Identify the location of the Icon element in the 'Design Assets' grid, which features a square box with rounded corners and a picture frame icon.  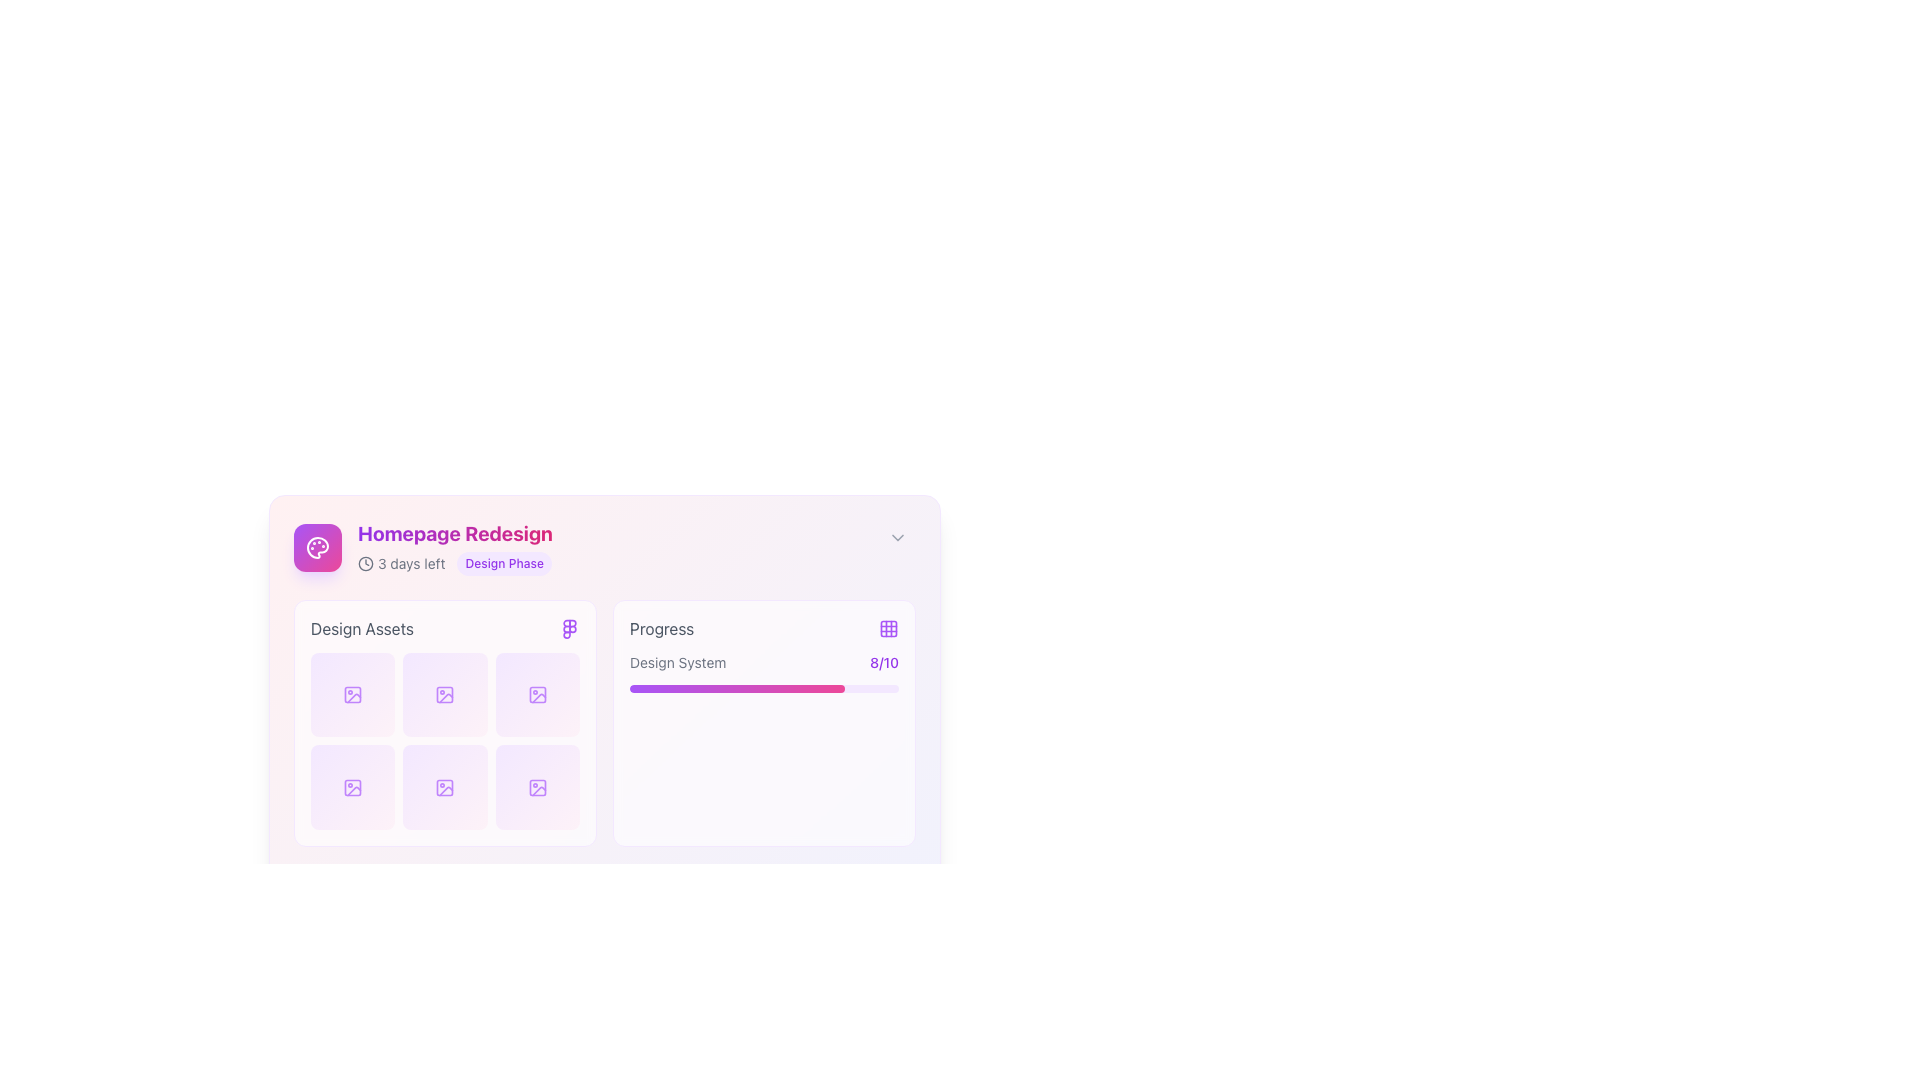
(537, 694).